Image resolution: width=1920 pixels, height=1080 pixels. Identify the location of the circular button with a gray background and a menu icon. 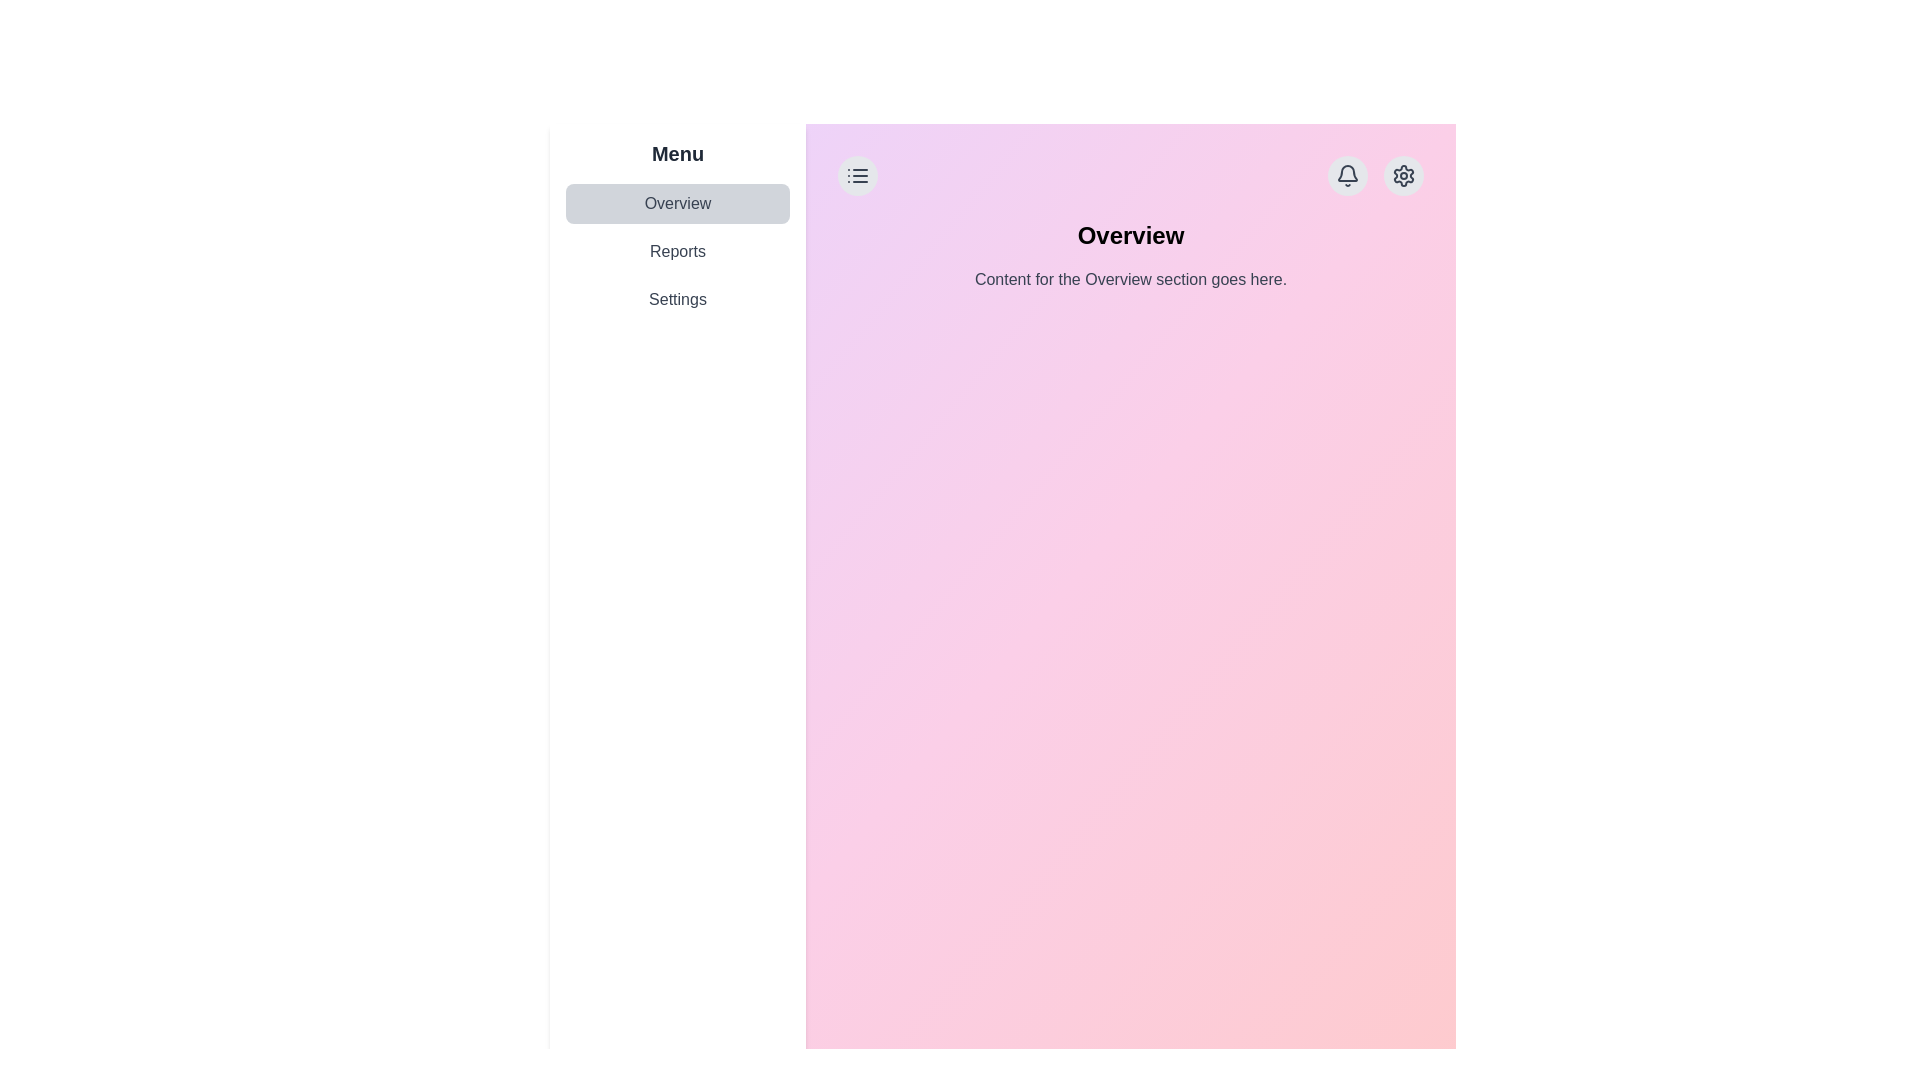
(858, 175).